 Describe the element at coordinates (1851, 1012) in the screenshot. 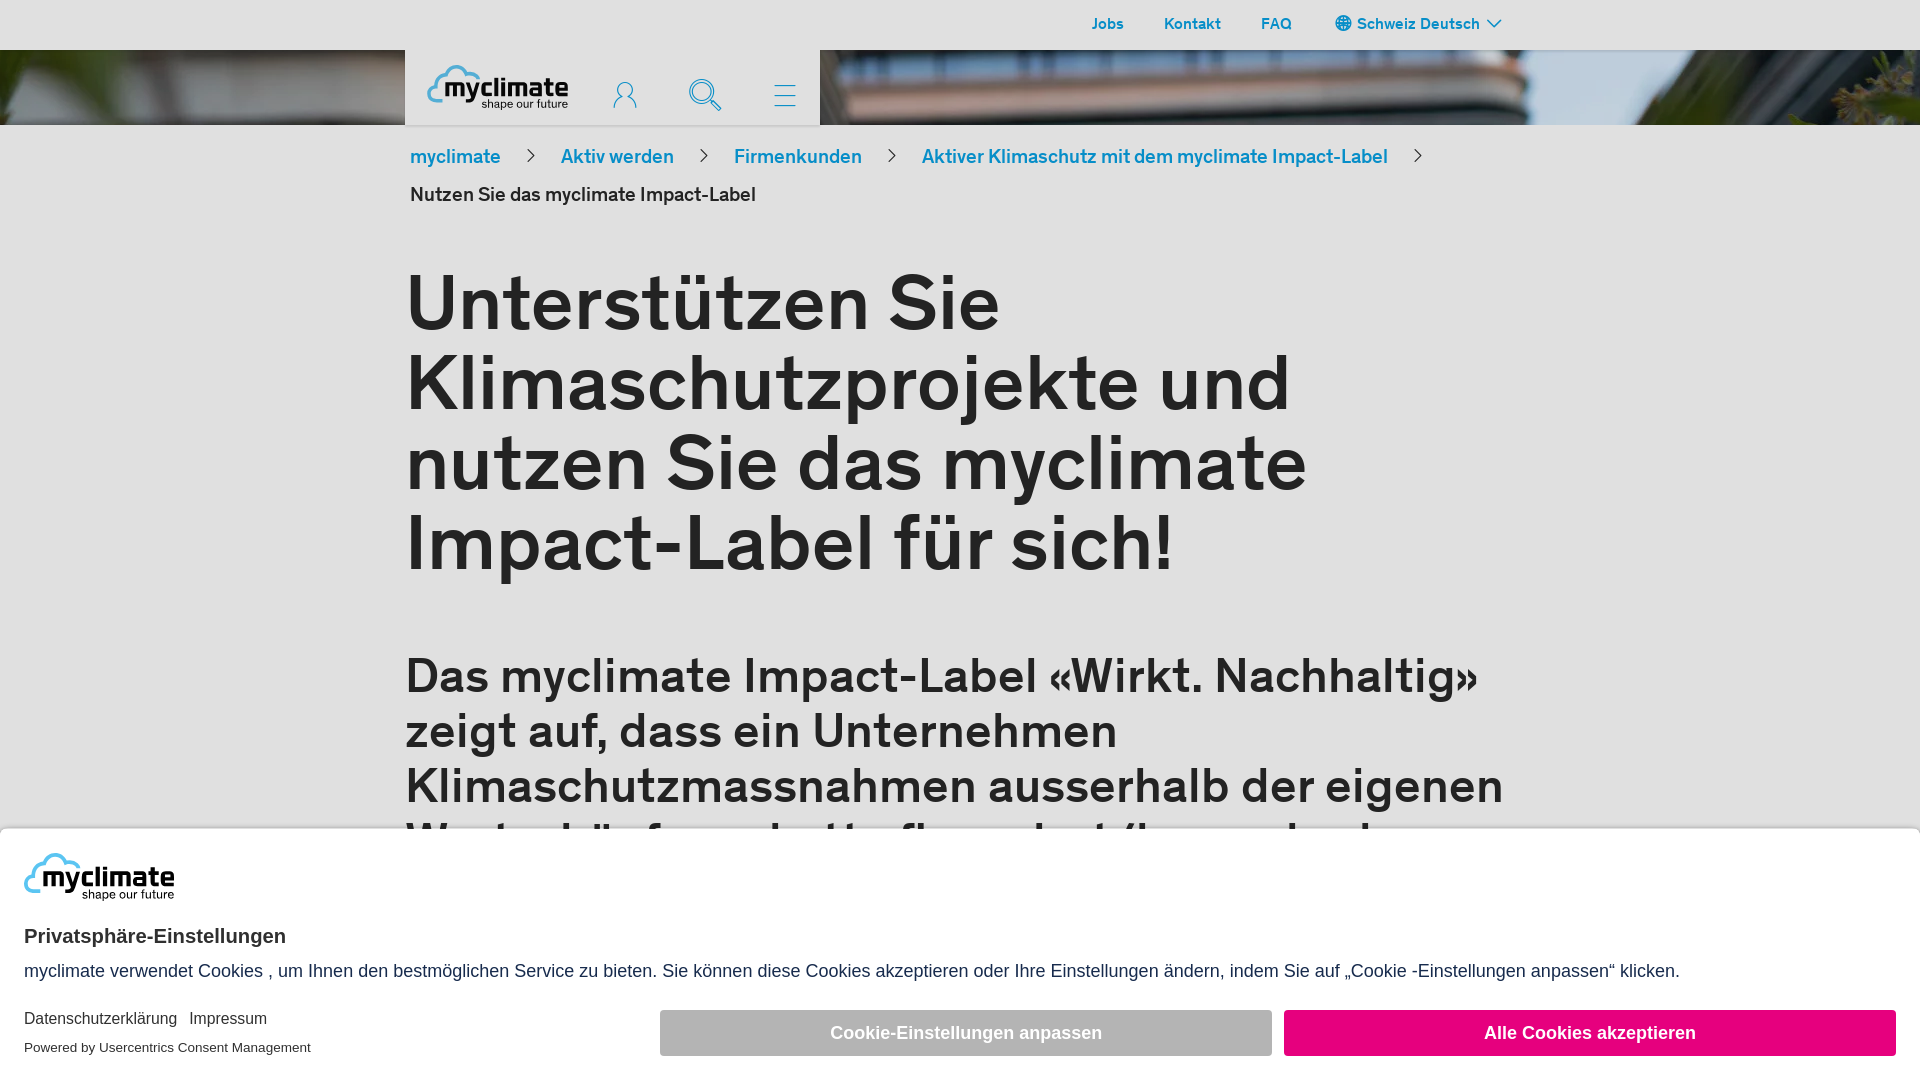

I see `'moin-ai-button'` at that location.